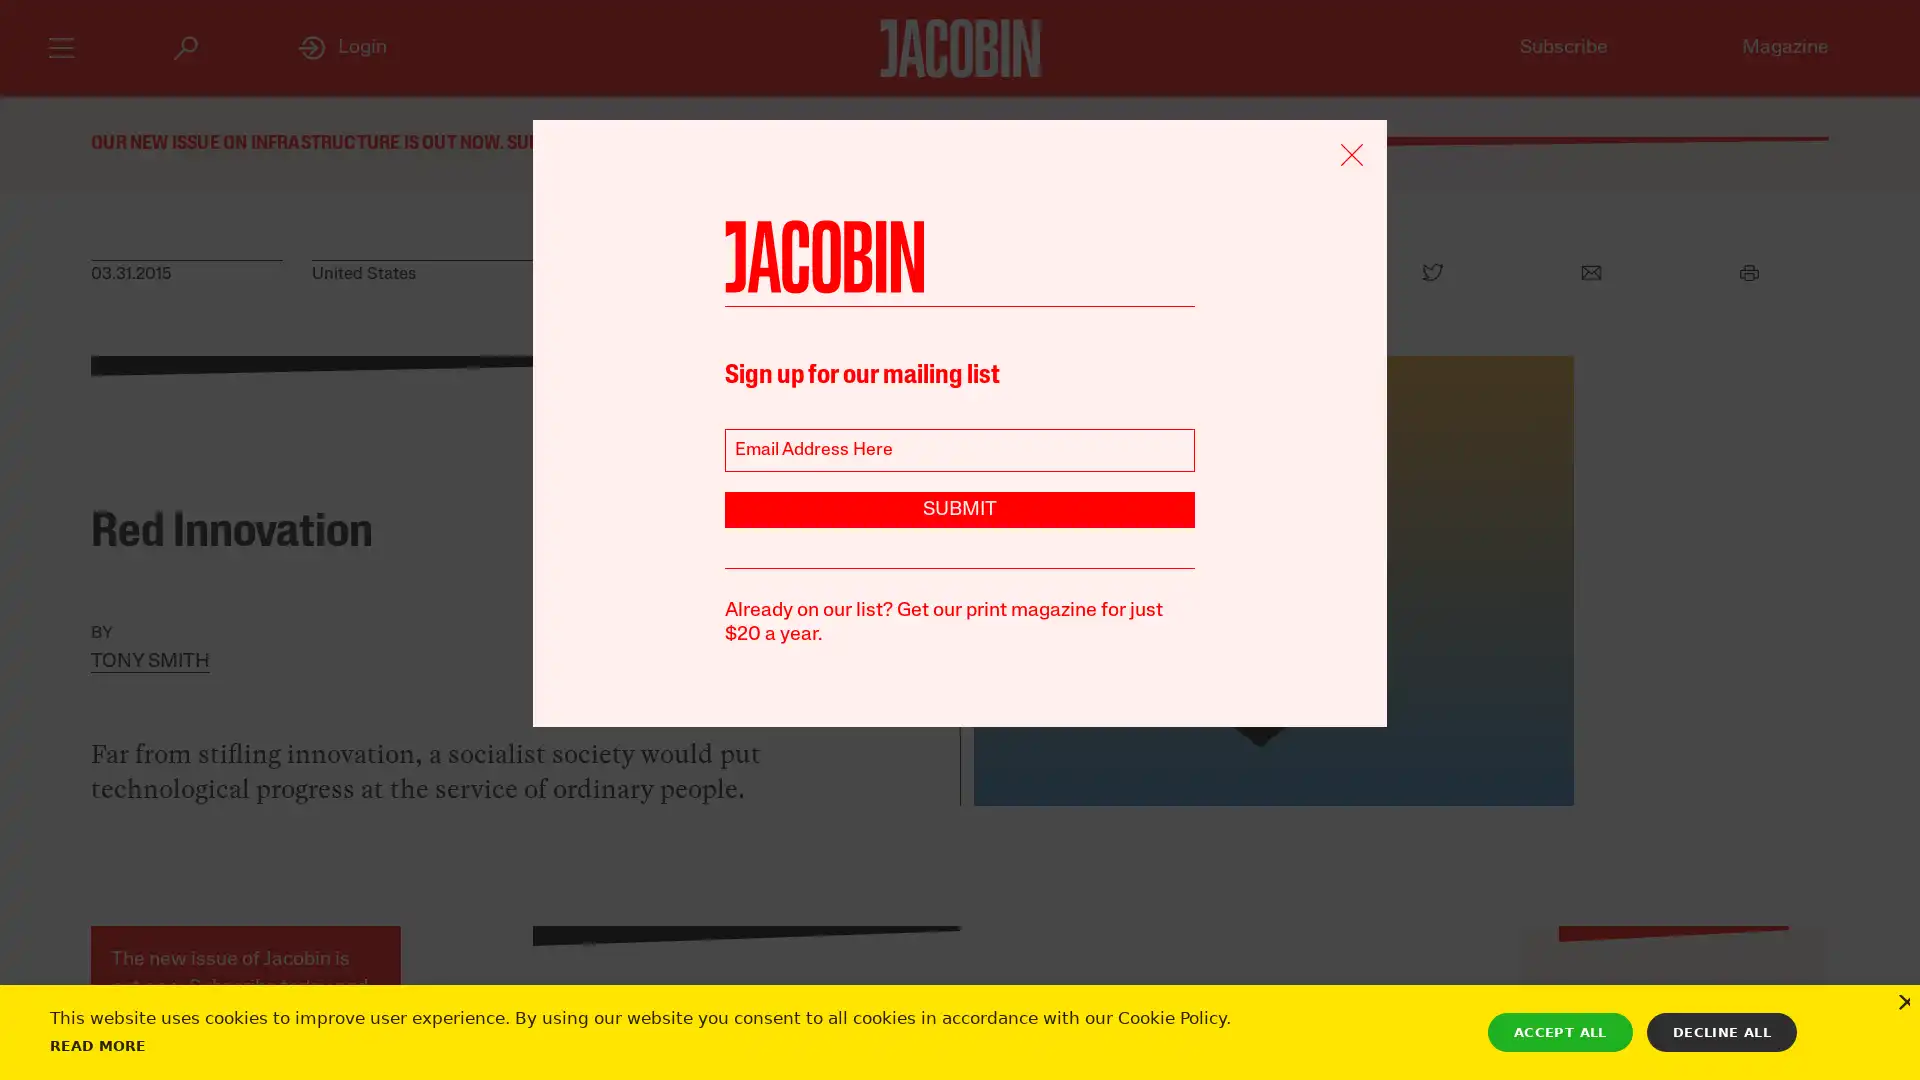 Image resolution: width=1920 pixels, height=1080 pixels. What do you see at coordinates (1720, 1031) in the screenshot?
I see `DECLINE ALL` at bounding box center [1720, 1031].